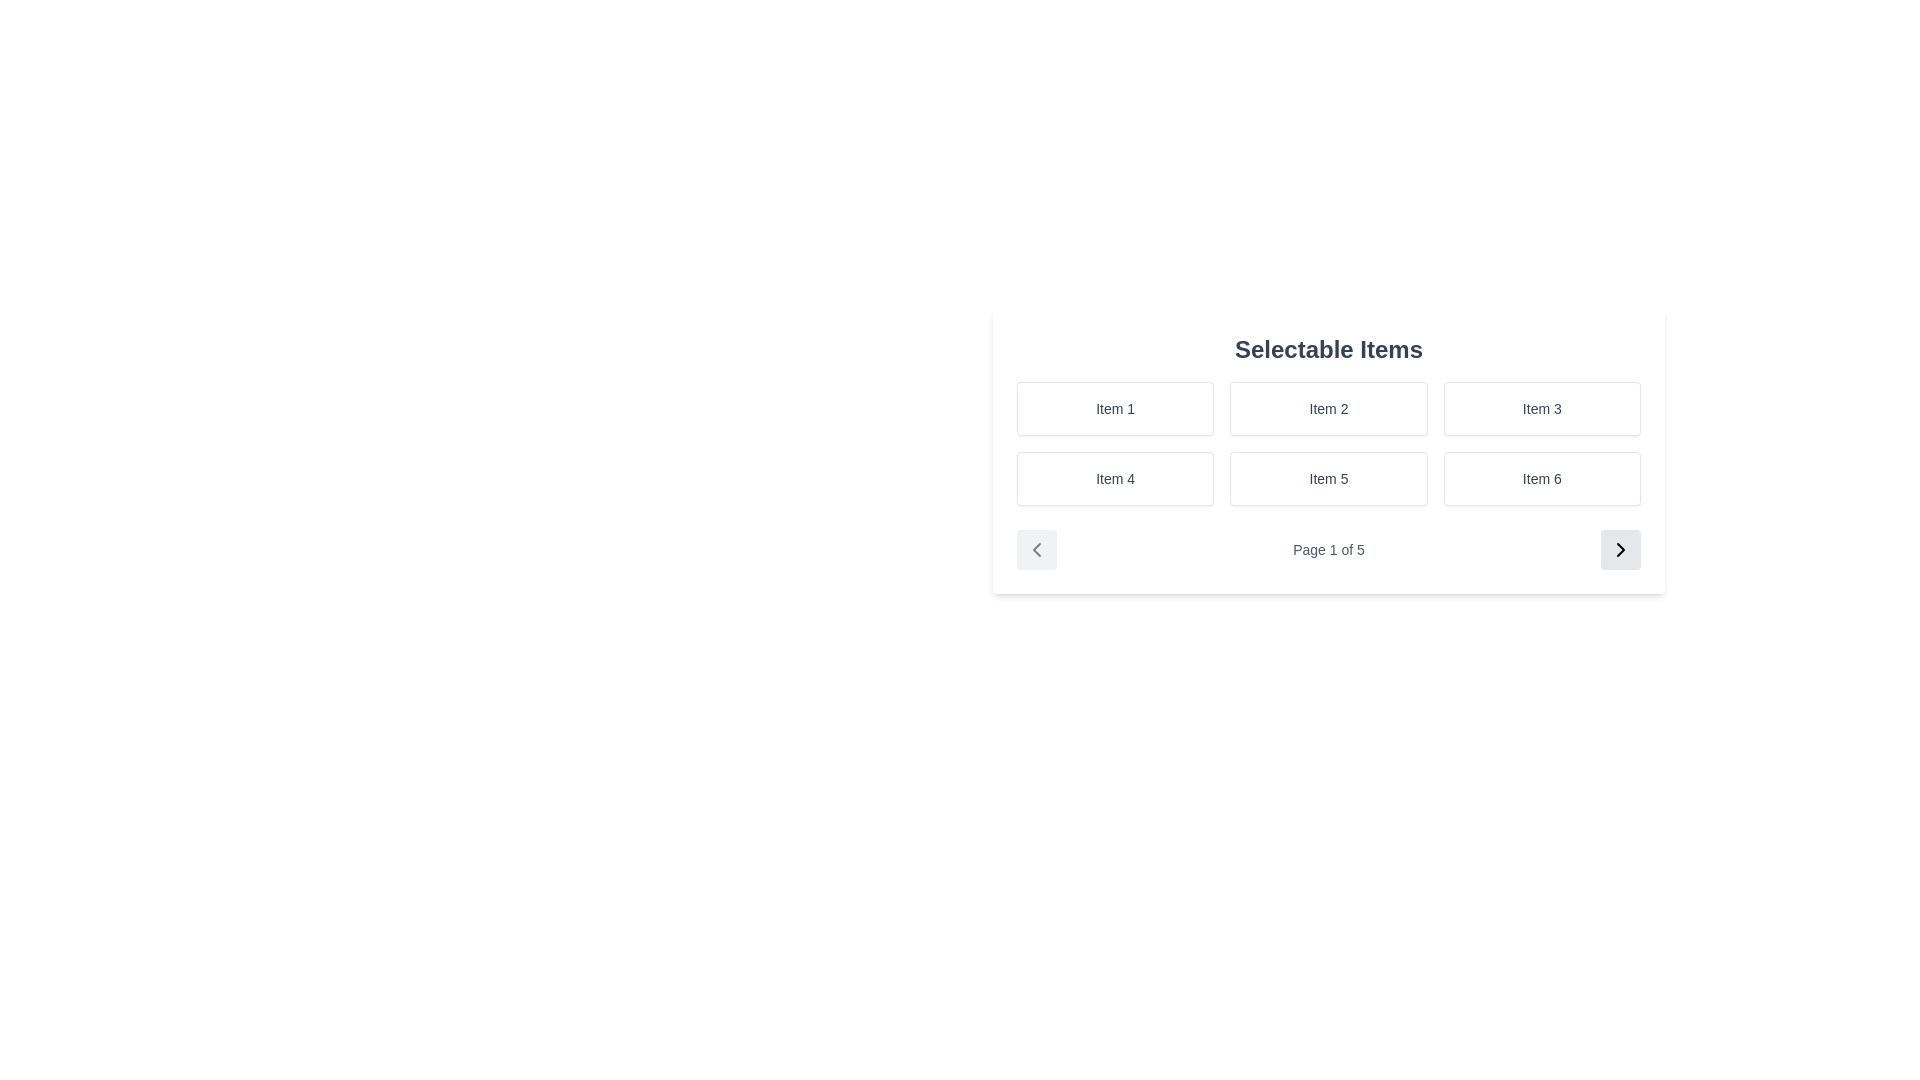 The image size is (1920, 1080). What do you see at coordinates (1621, 550) in the screenshot?
I see `the Chevron right icon located in the bottom-right portion of the interface` at bounding box center [1621, 550].